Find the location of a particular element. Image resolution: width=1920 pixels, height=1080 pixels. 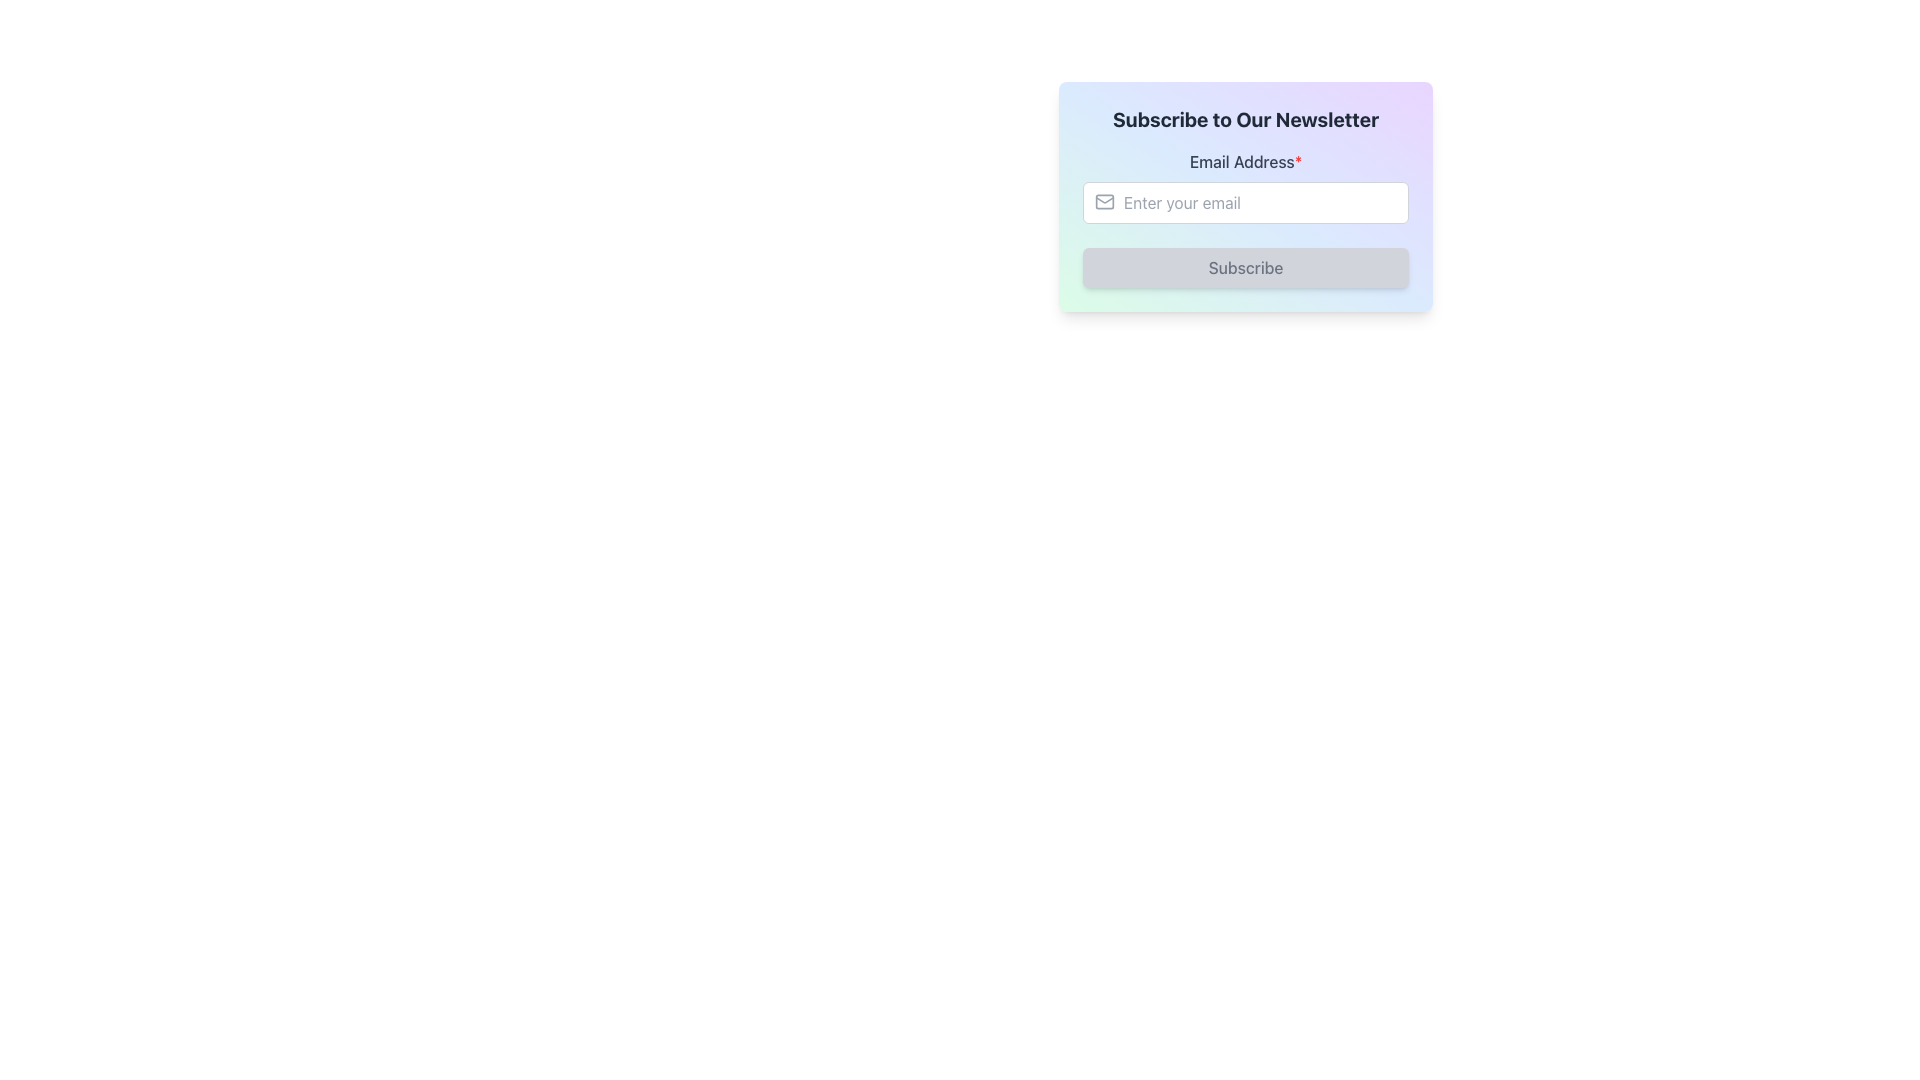

the rectangular icon within the envelope icon, which is part of the email functionalities in the subscription form is located at coordinates (1103, 201).